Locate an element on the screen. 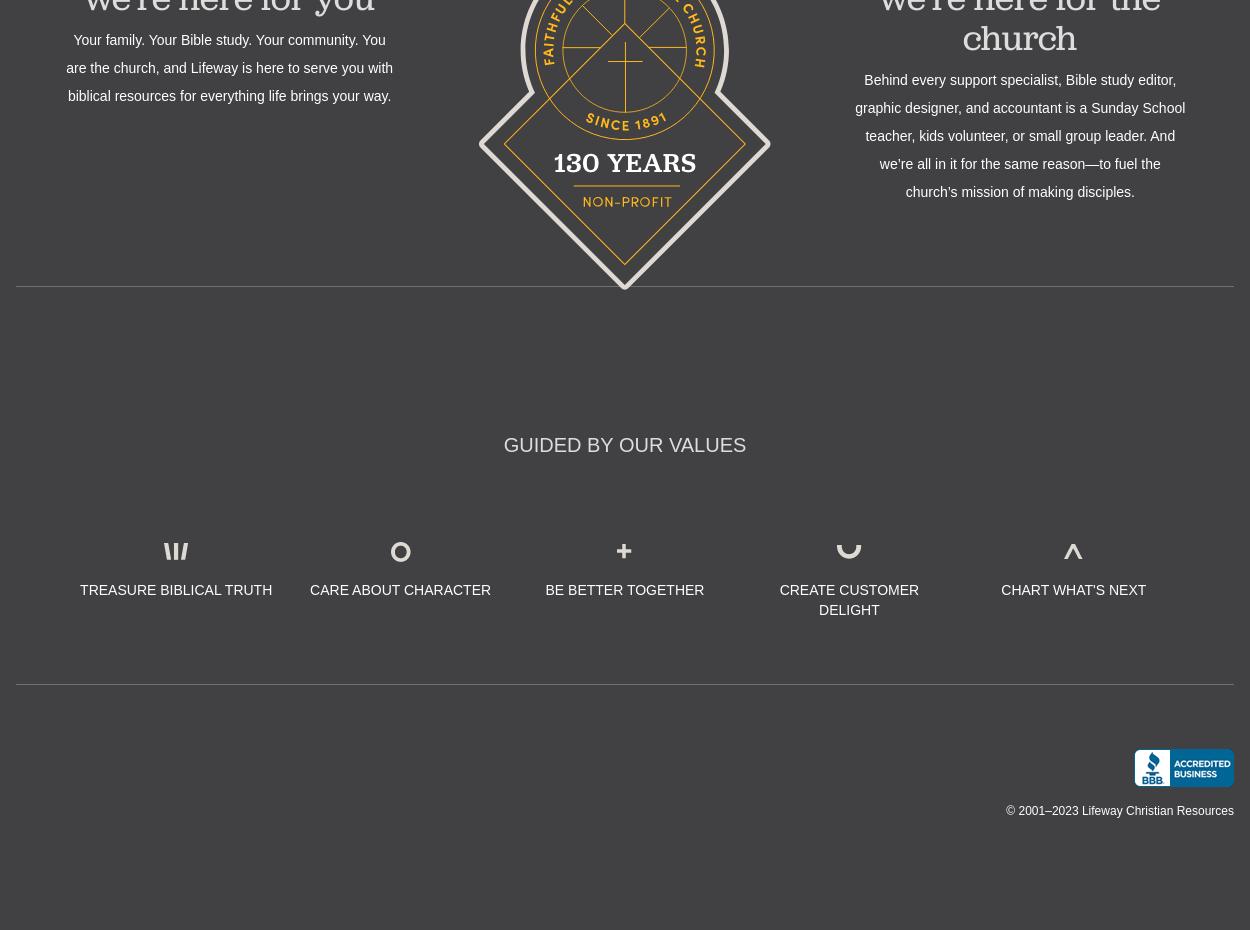  'Lifeway Christian Resources' is located at coordinates (1157, 809).